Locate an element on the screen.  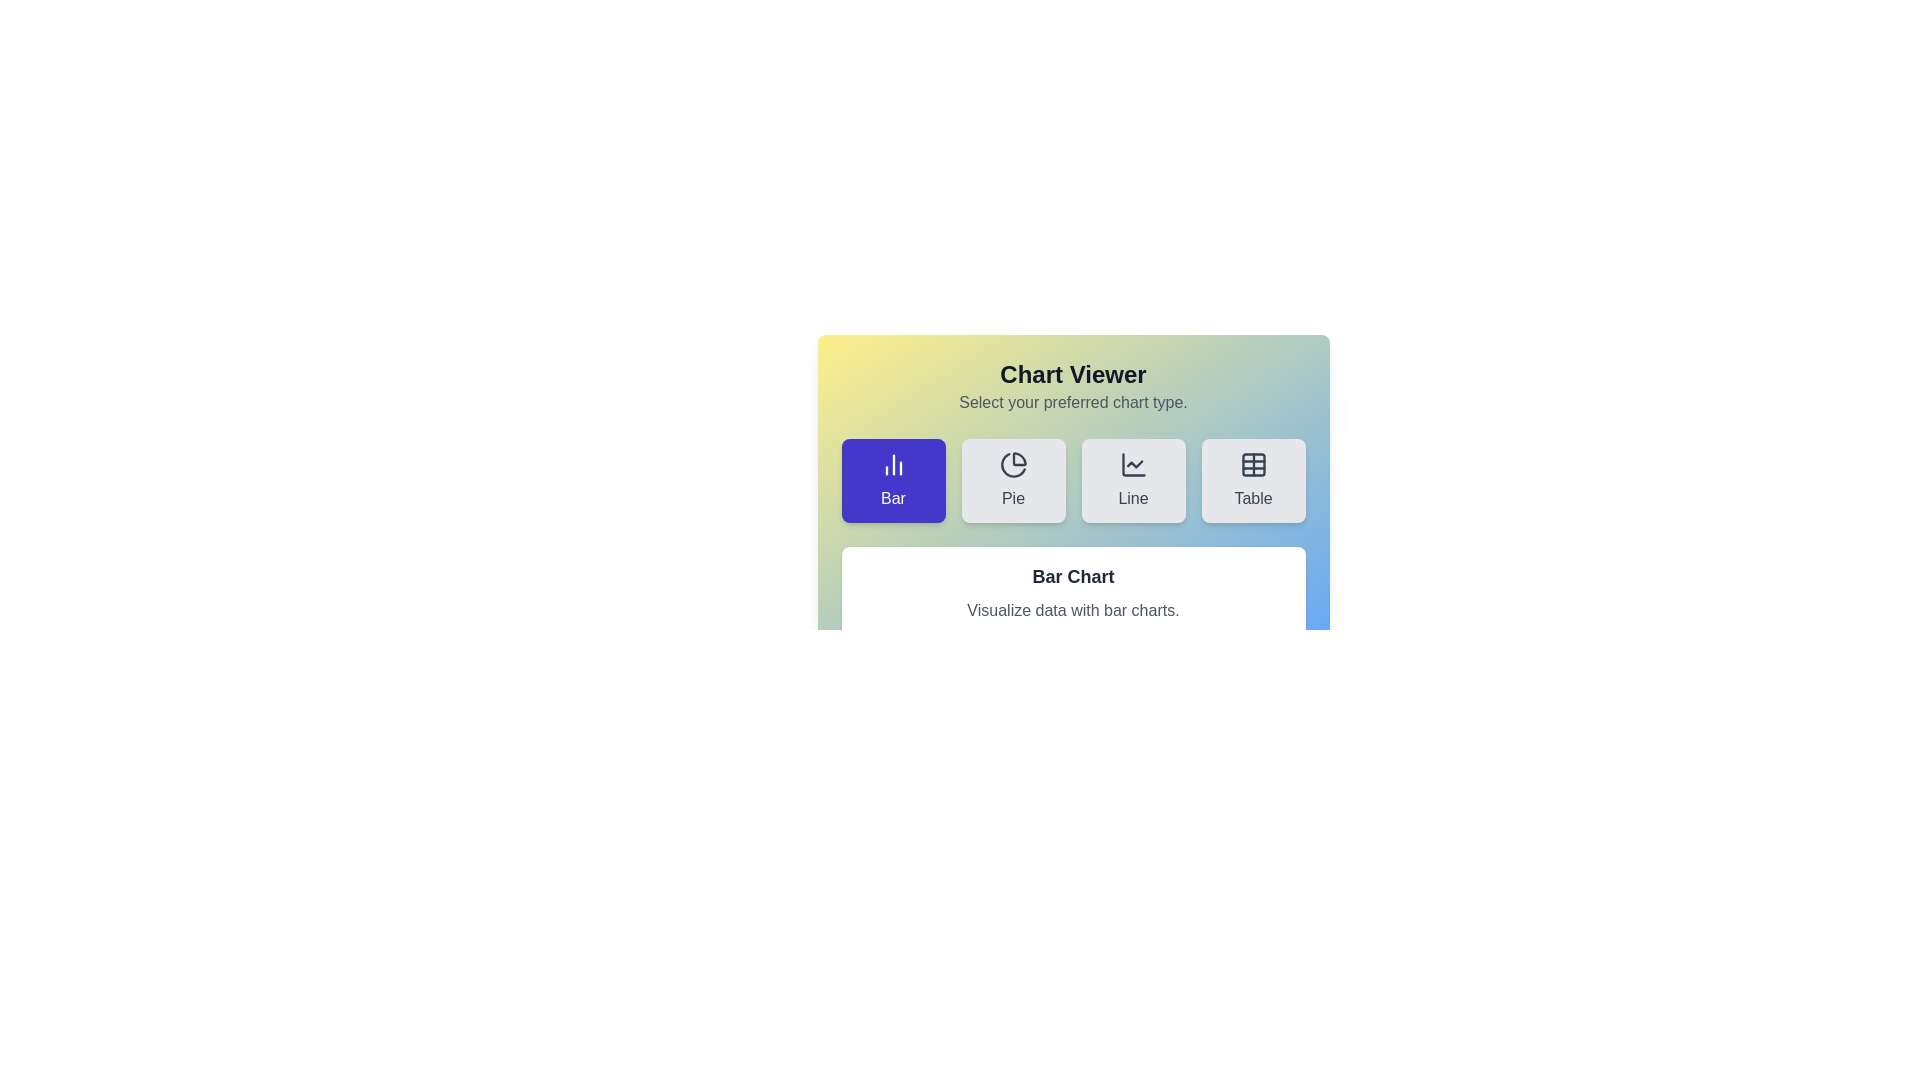
the leftmost button that selects the 'Bar Chart' visualization type located at the top of the grid section is located at coordinates (892, 481).